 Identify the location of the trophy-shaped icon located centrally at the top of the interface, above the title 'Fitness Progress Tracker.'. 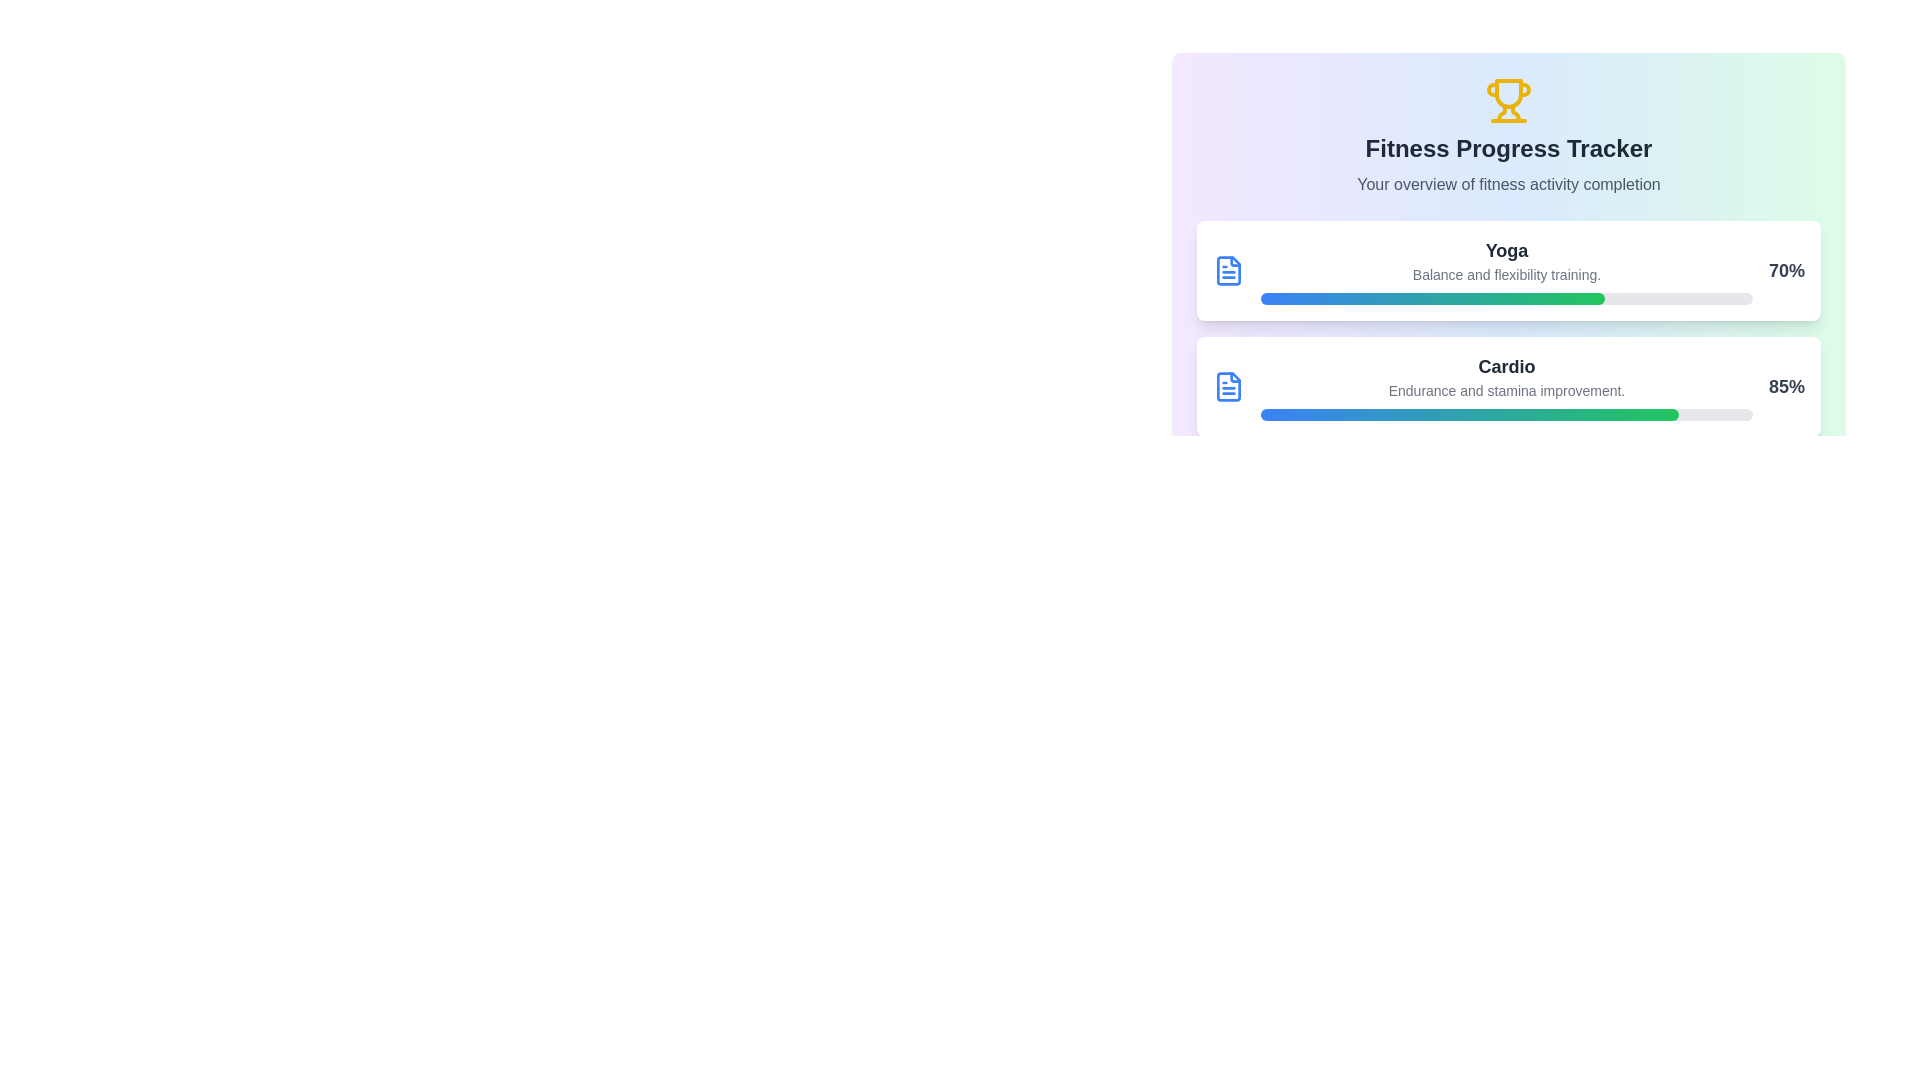
(1508, 93).